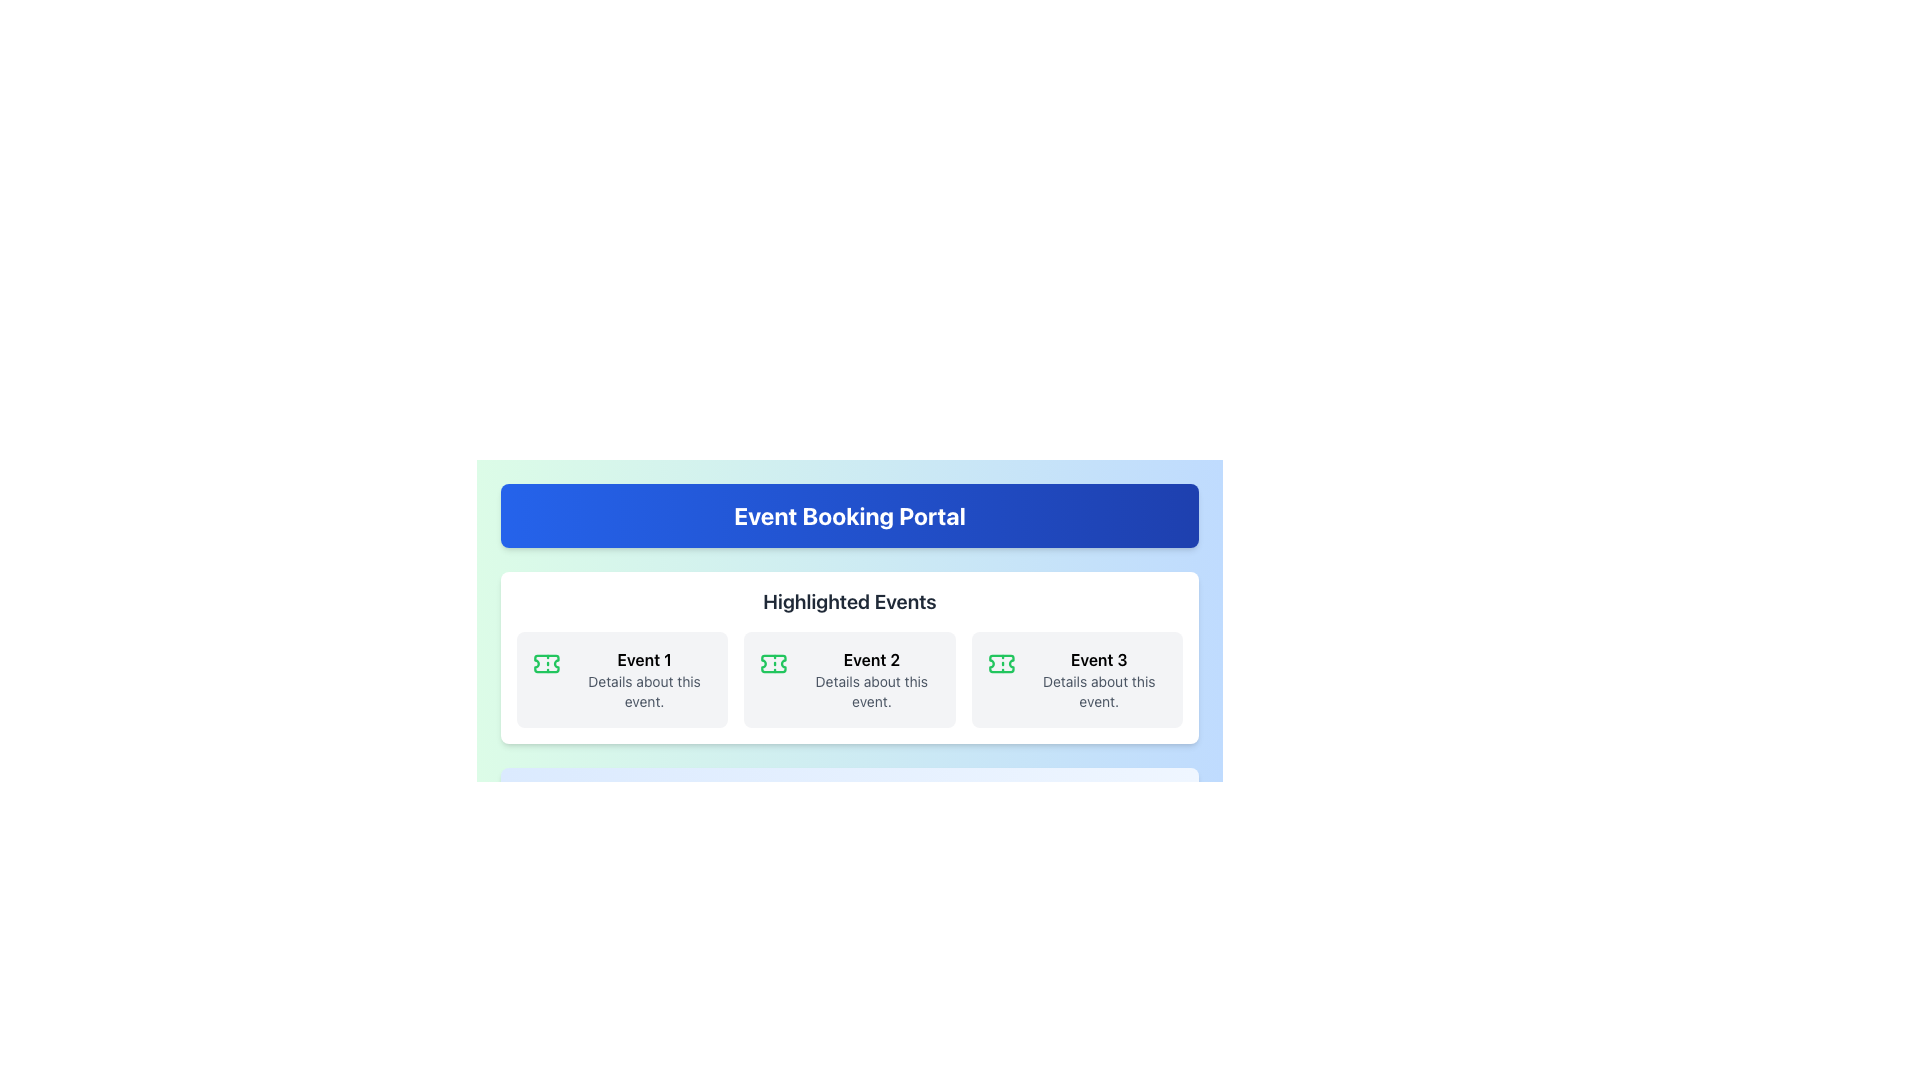  What do you see at coordinates (546, 663) in the screenshot?
I see `the decorative graphical part of the event ticket icon for 'Event 1' located in the highlighted events row` at bounding box center [546, 663].